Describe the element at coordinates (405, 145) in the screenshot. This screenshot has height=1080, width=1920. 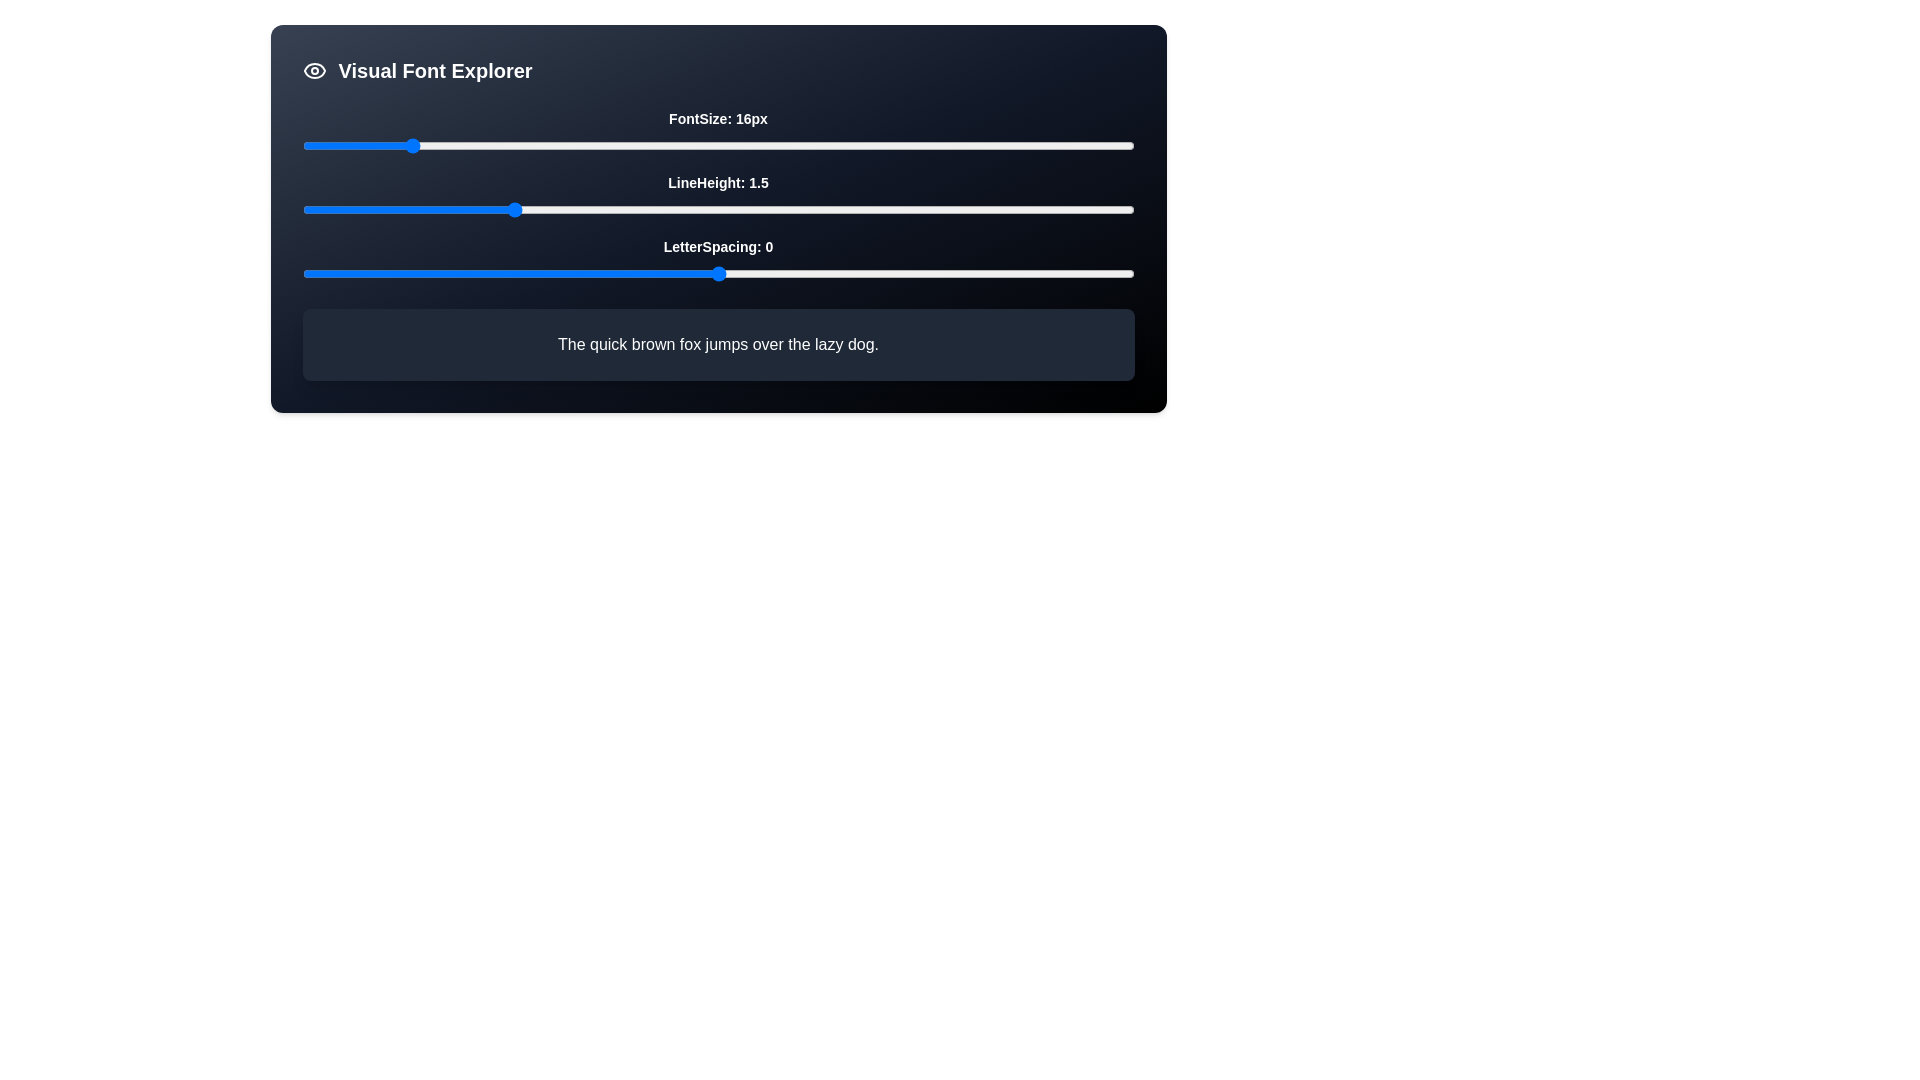
I see `the font size slider to 16 pixels` at that location.